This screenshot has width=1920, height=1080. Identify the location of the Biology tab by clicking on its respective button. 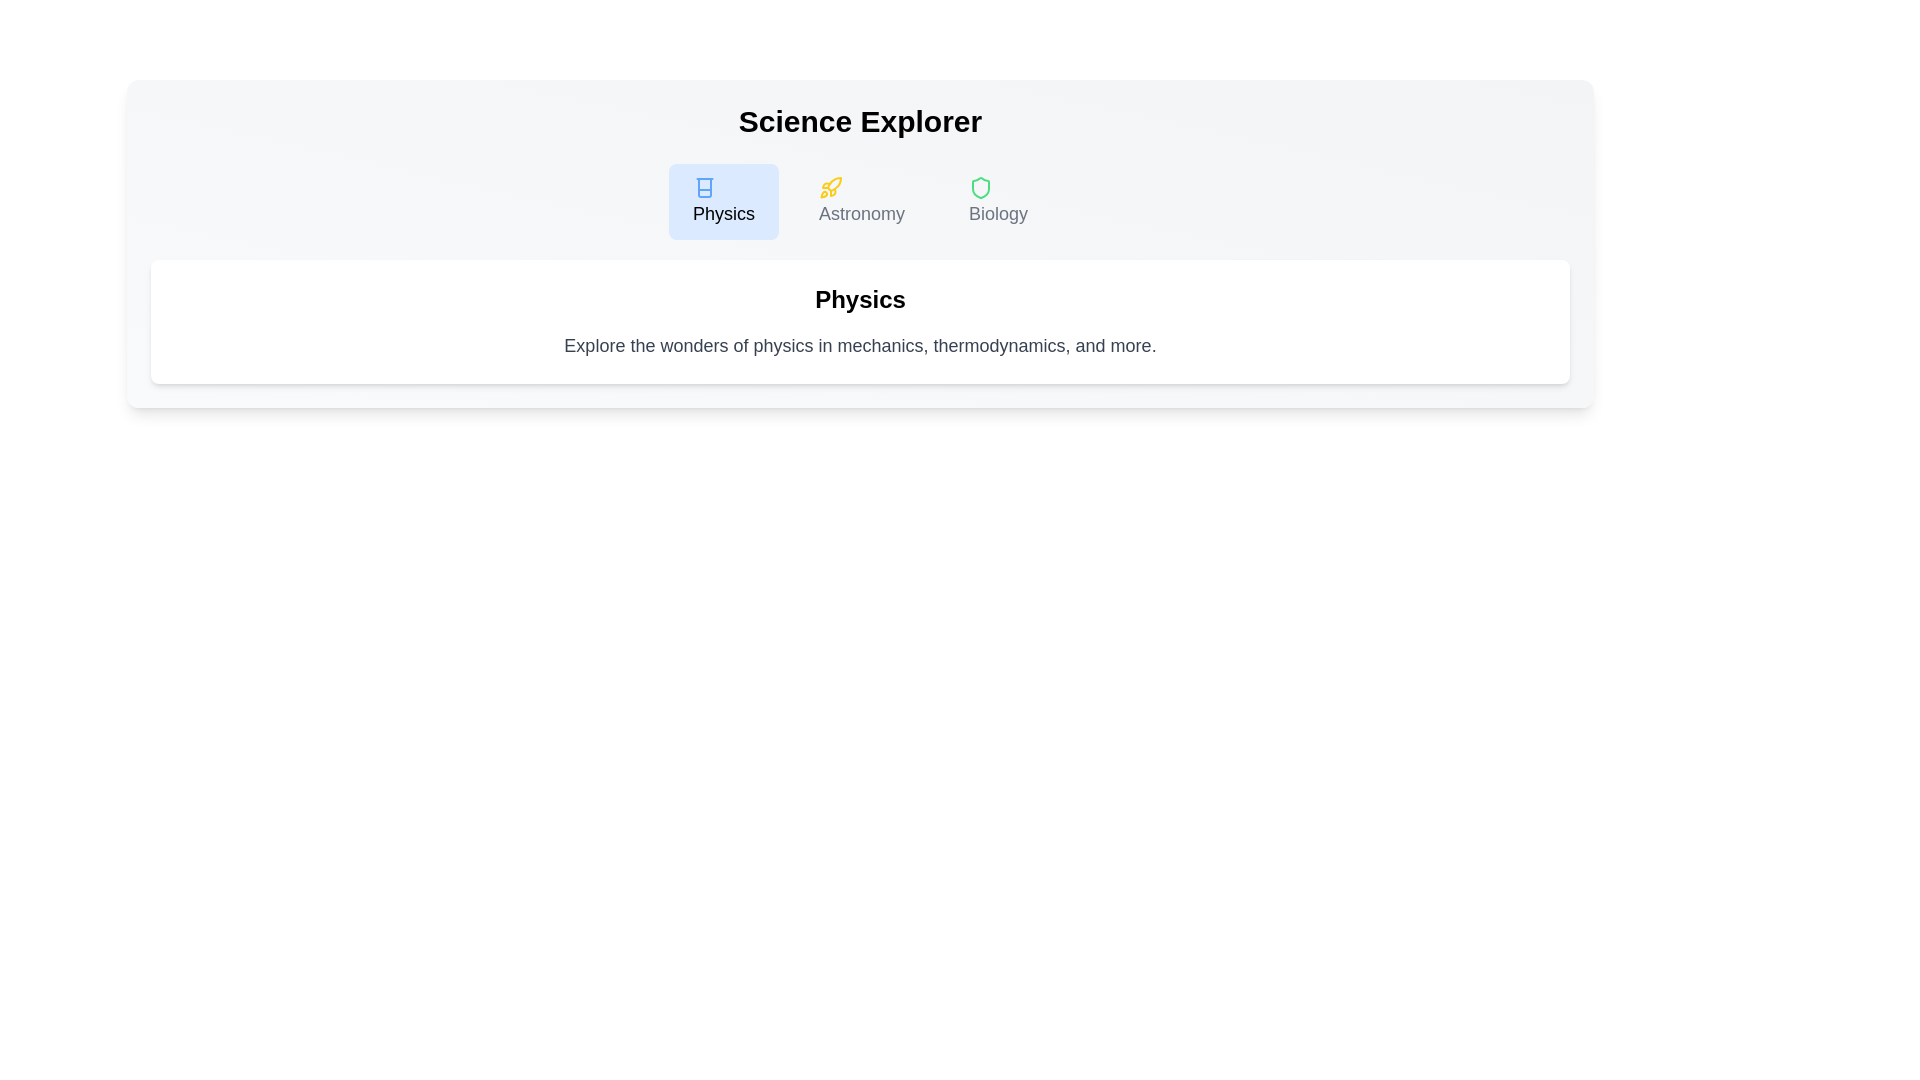
(998, 201).